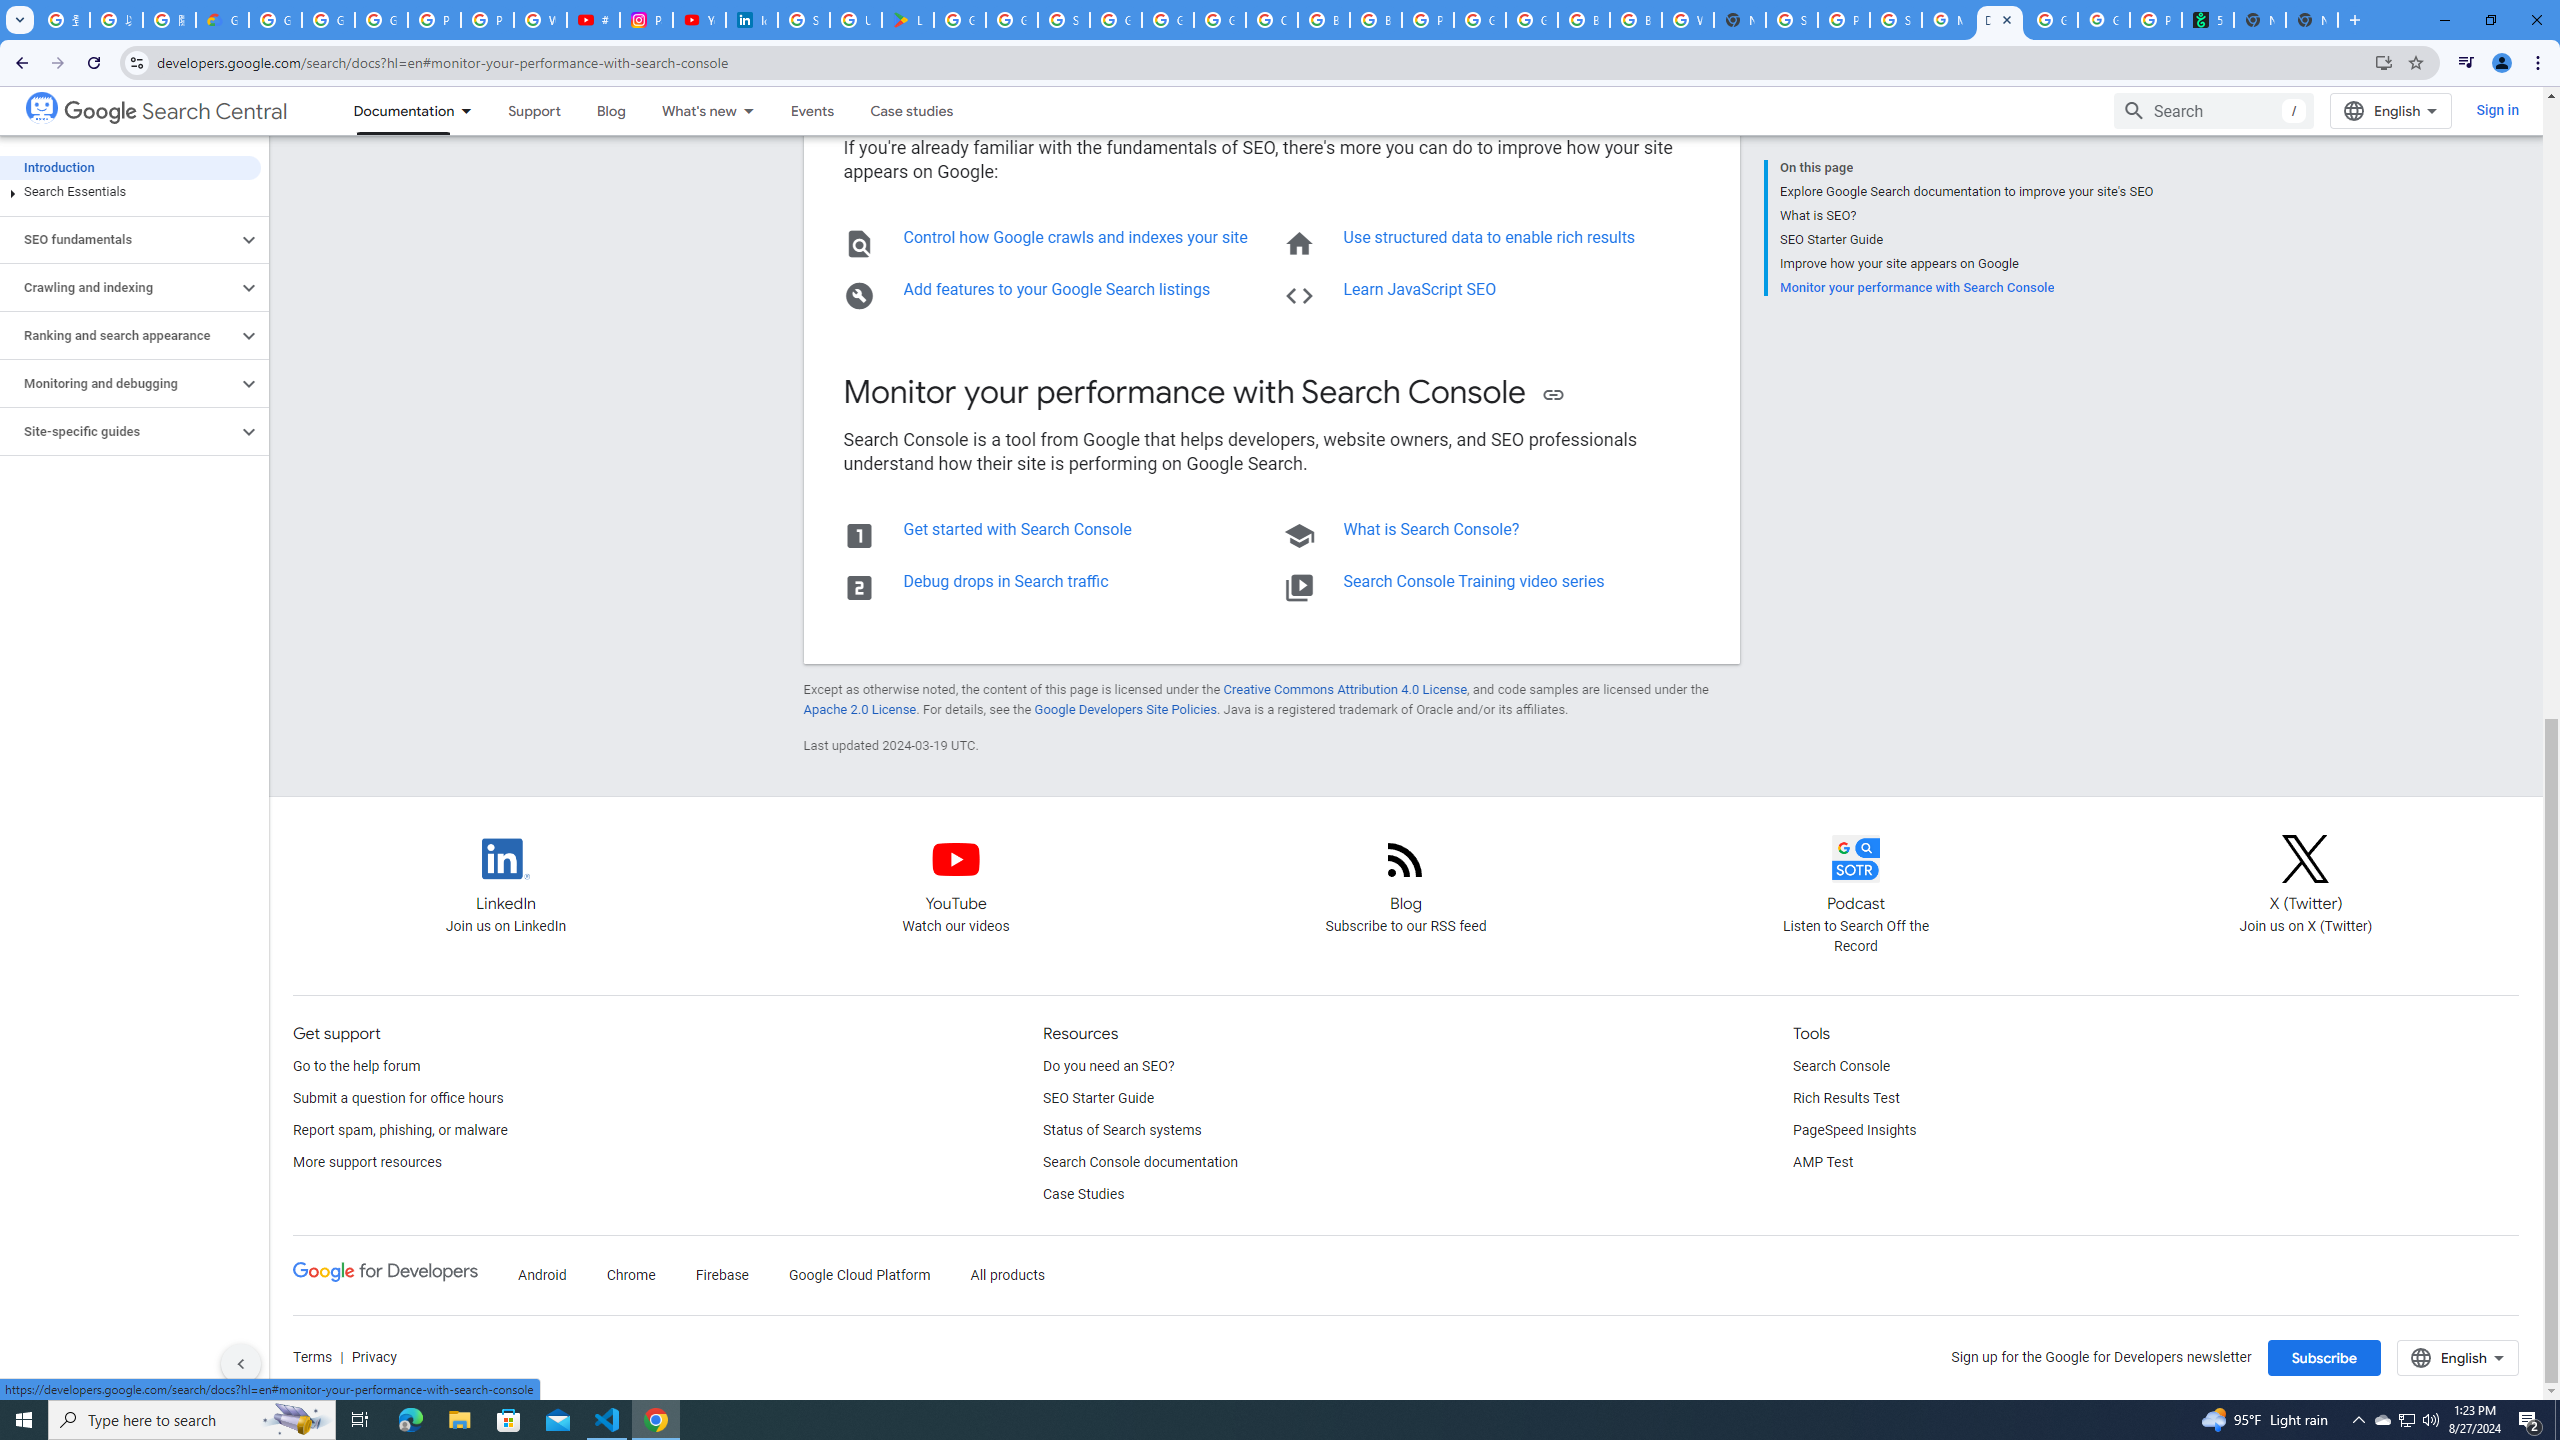 This screenshot has width=2560, height=1440. Describe the element at coordinates (398, 1098) in the screenshot. I see `'Submit a question for office hours'` at that location.